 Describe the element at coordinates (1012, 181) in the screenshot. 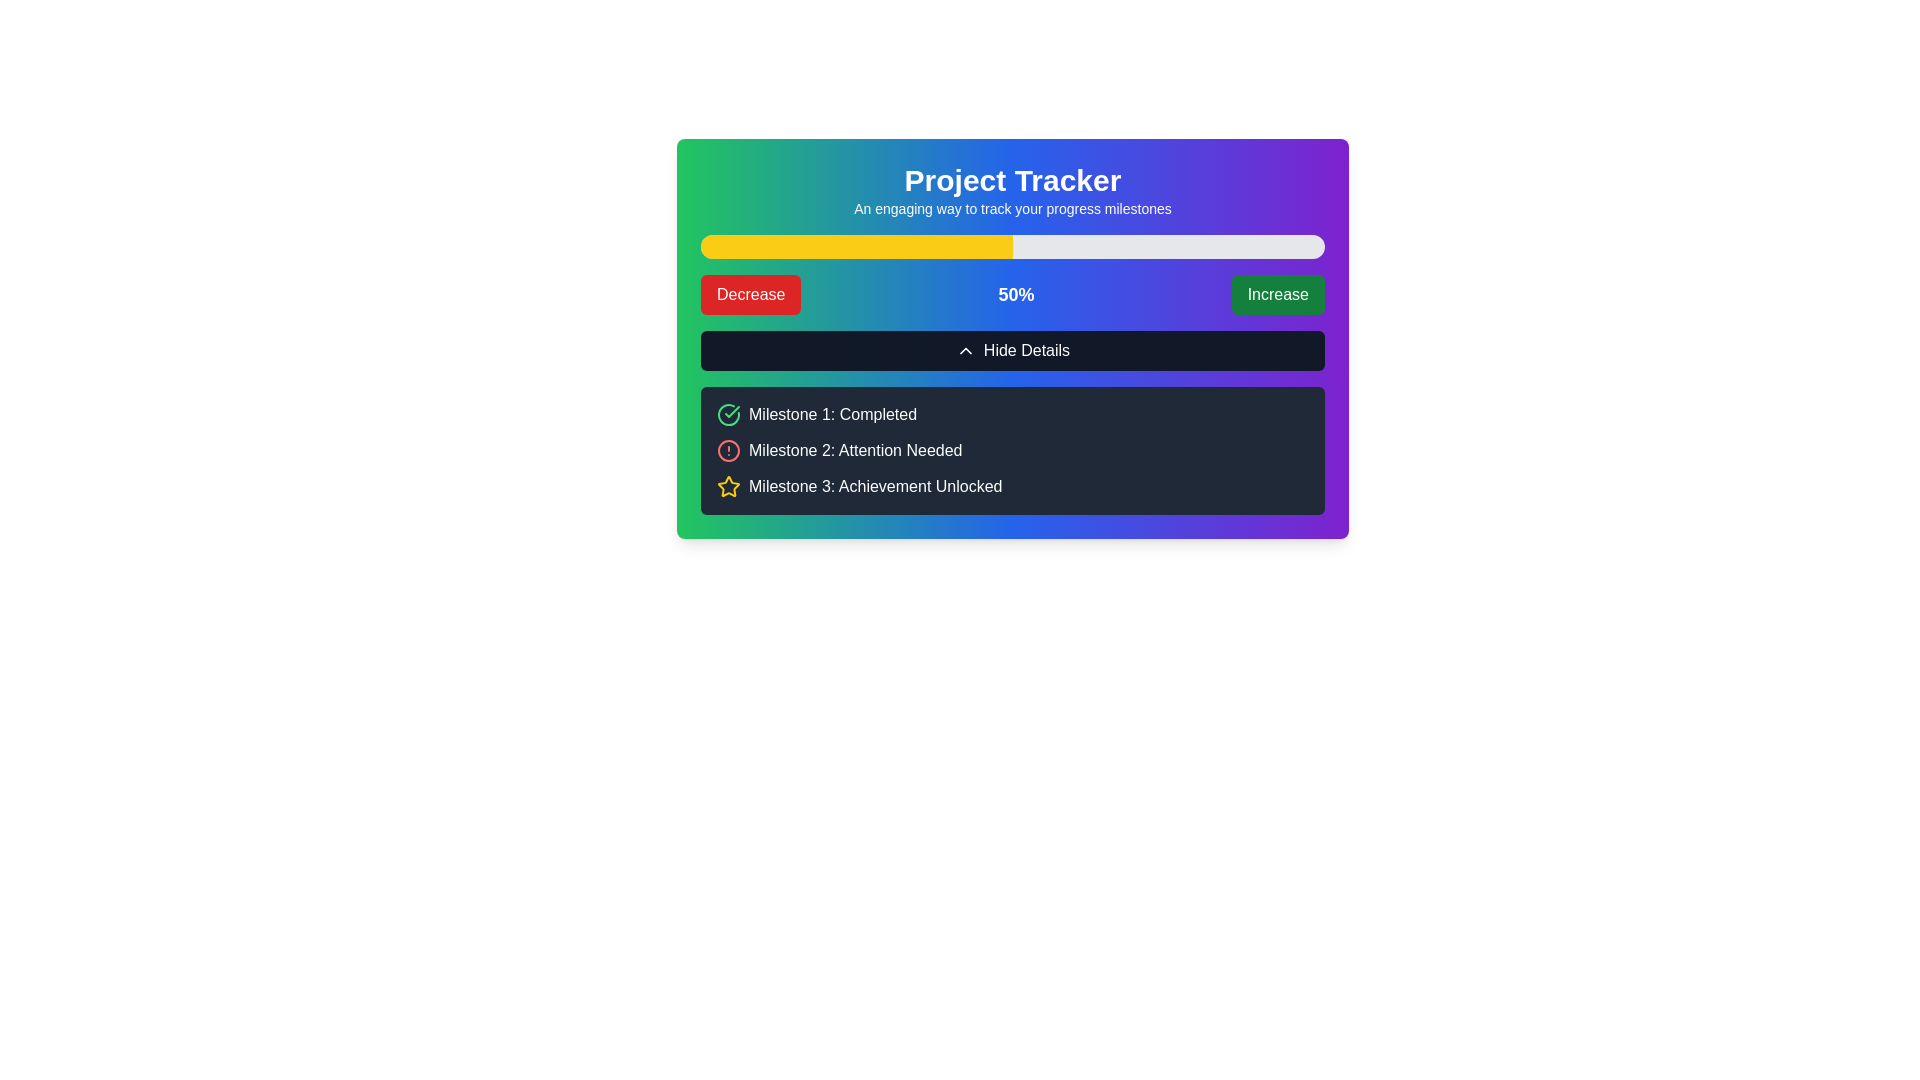

I see `text content of the large bold heading 'Project Tracker', which is prominently displayed in white against a colorful gradient background` at that location.